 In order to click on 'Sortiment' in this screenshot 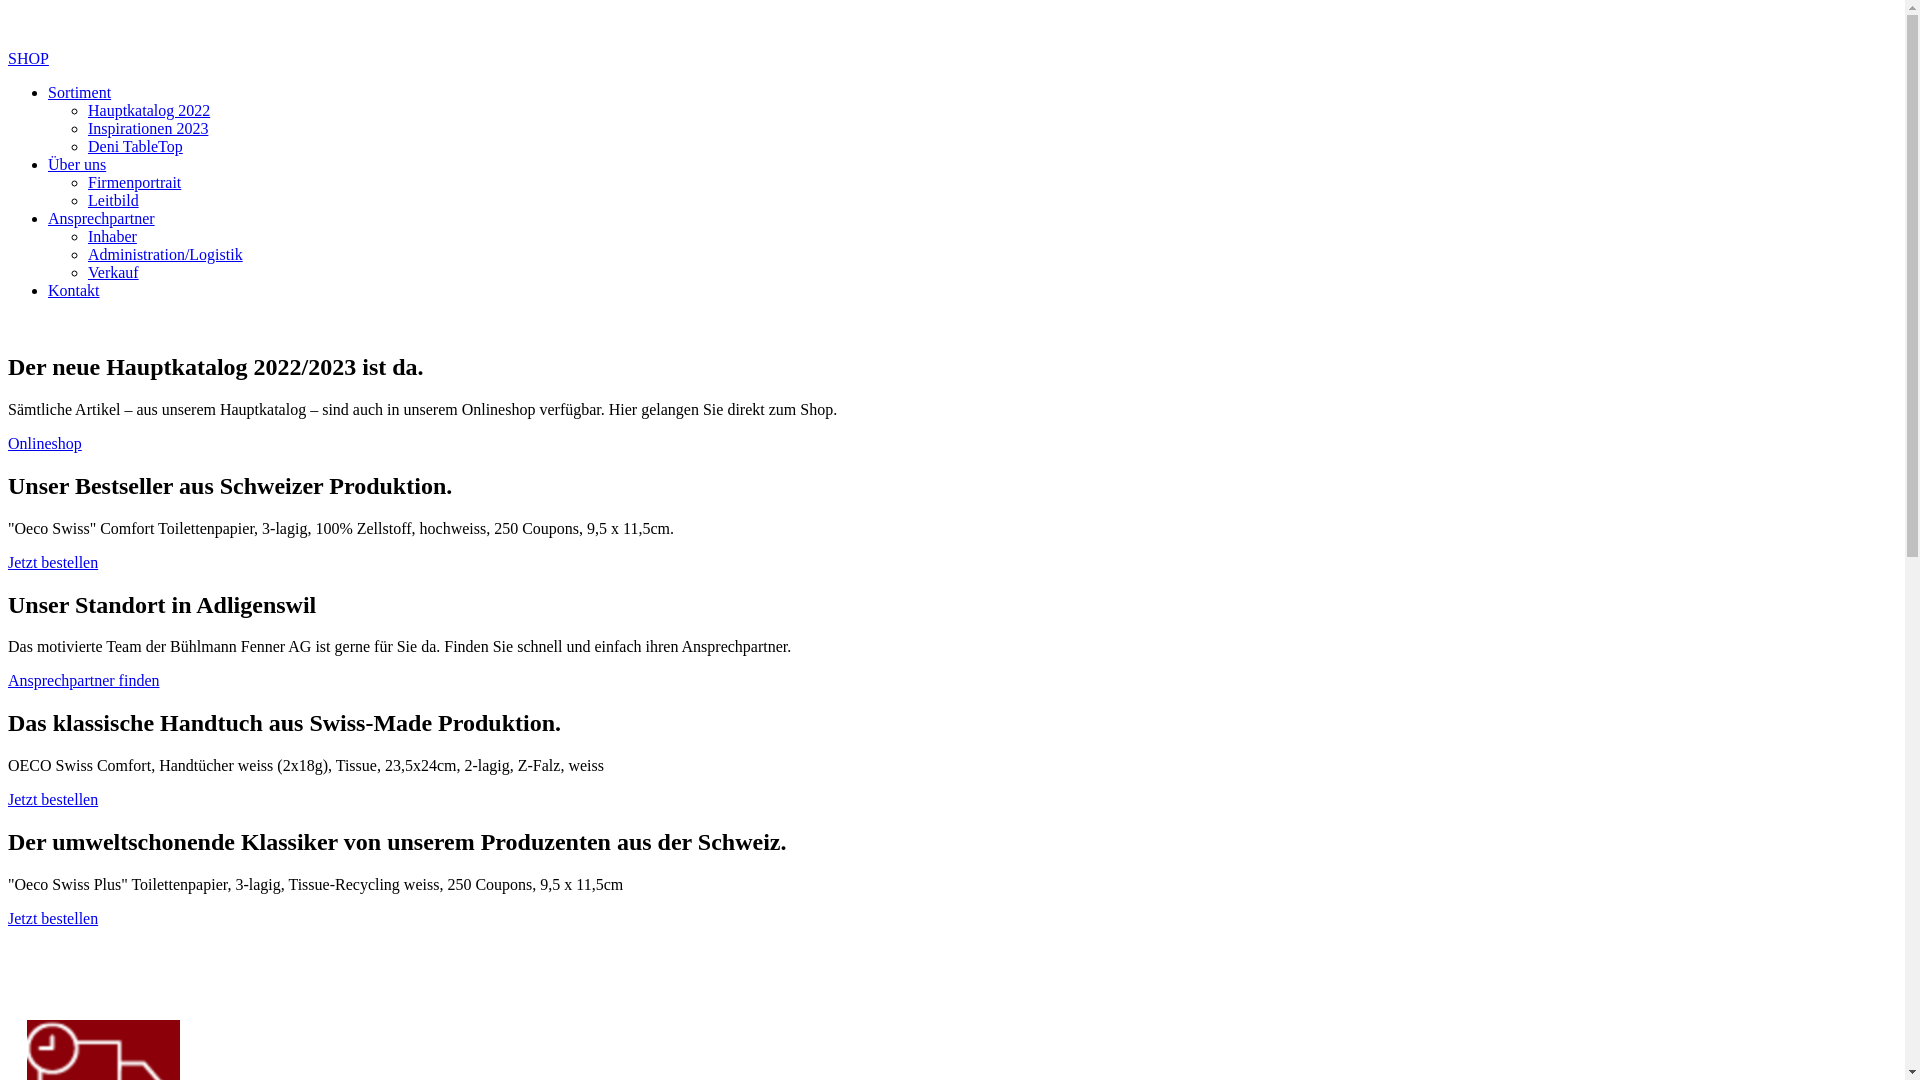, I will do `click(79, 92)`.